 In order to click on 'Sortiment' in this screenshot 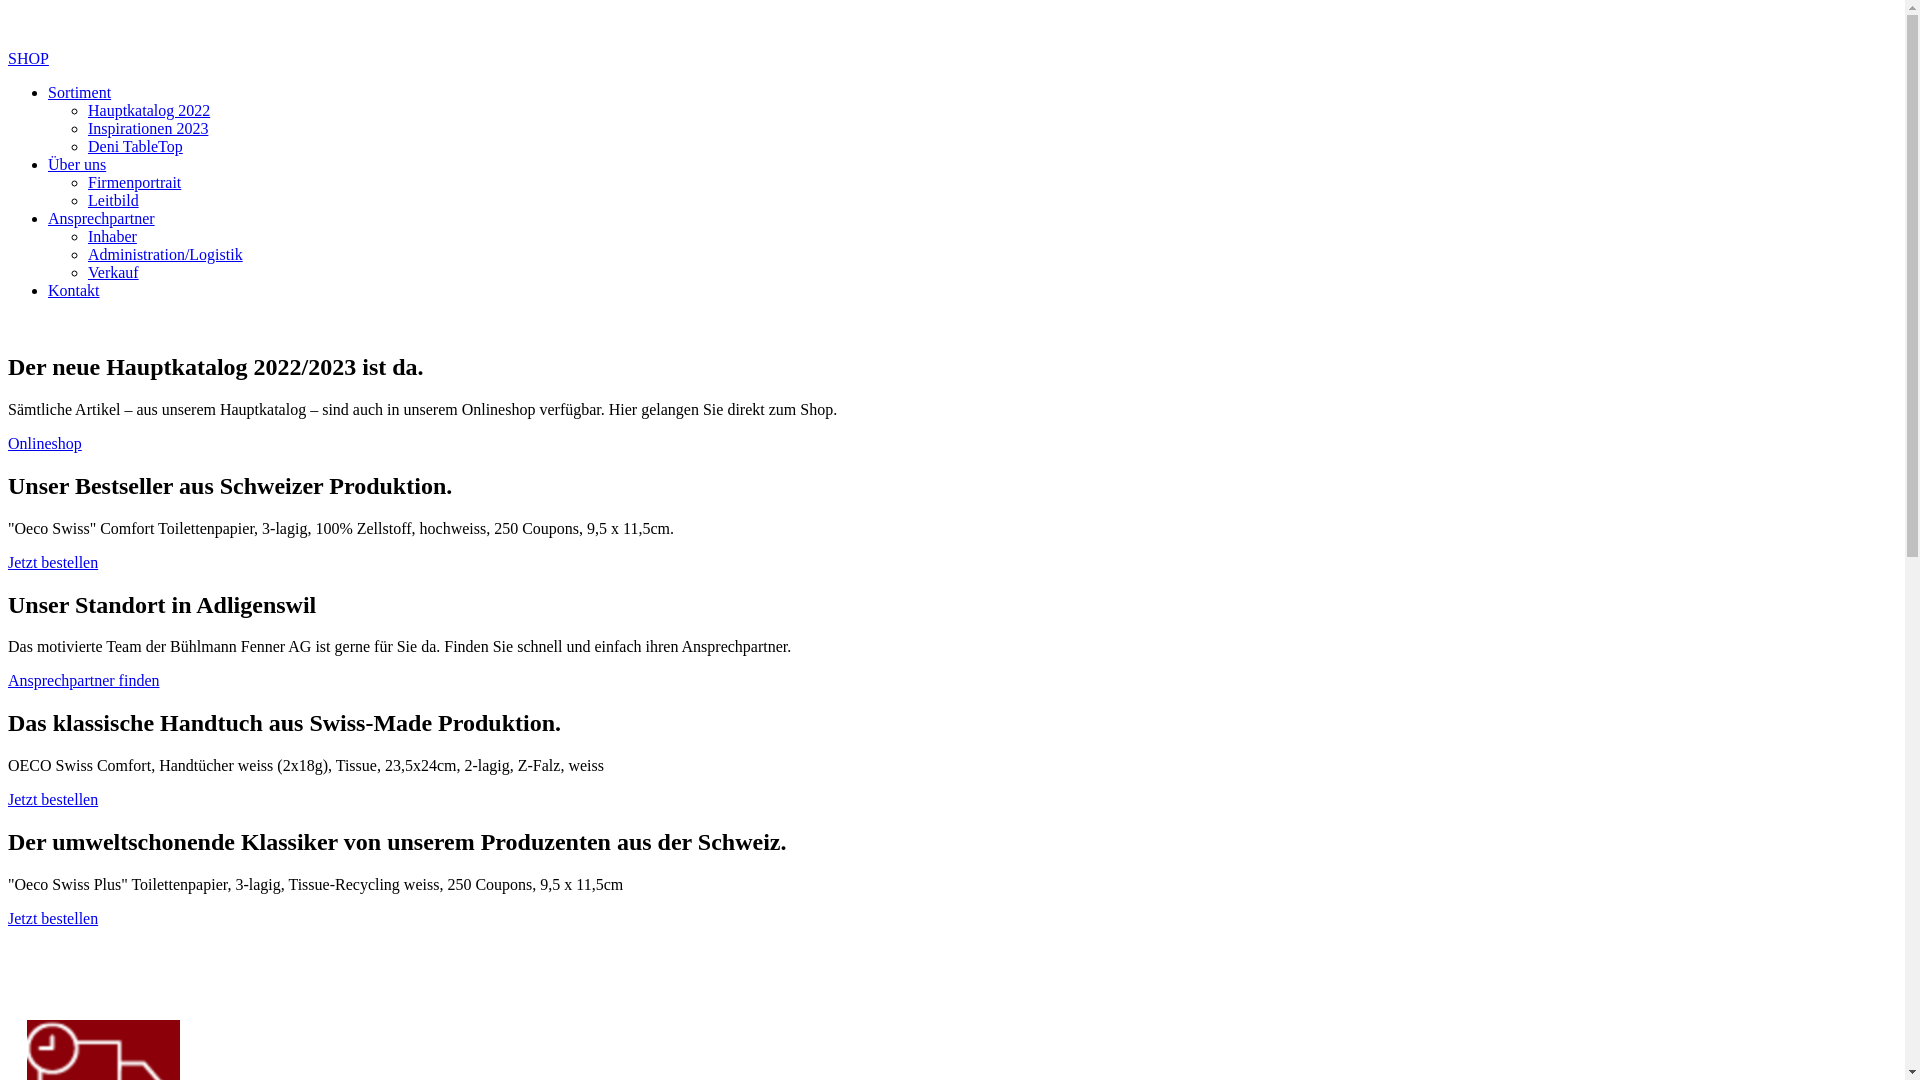, I will do `click(79, 92)`.